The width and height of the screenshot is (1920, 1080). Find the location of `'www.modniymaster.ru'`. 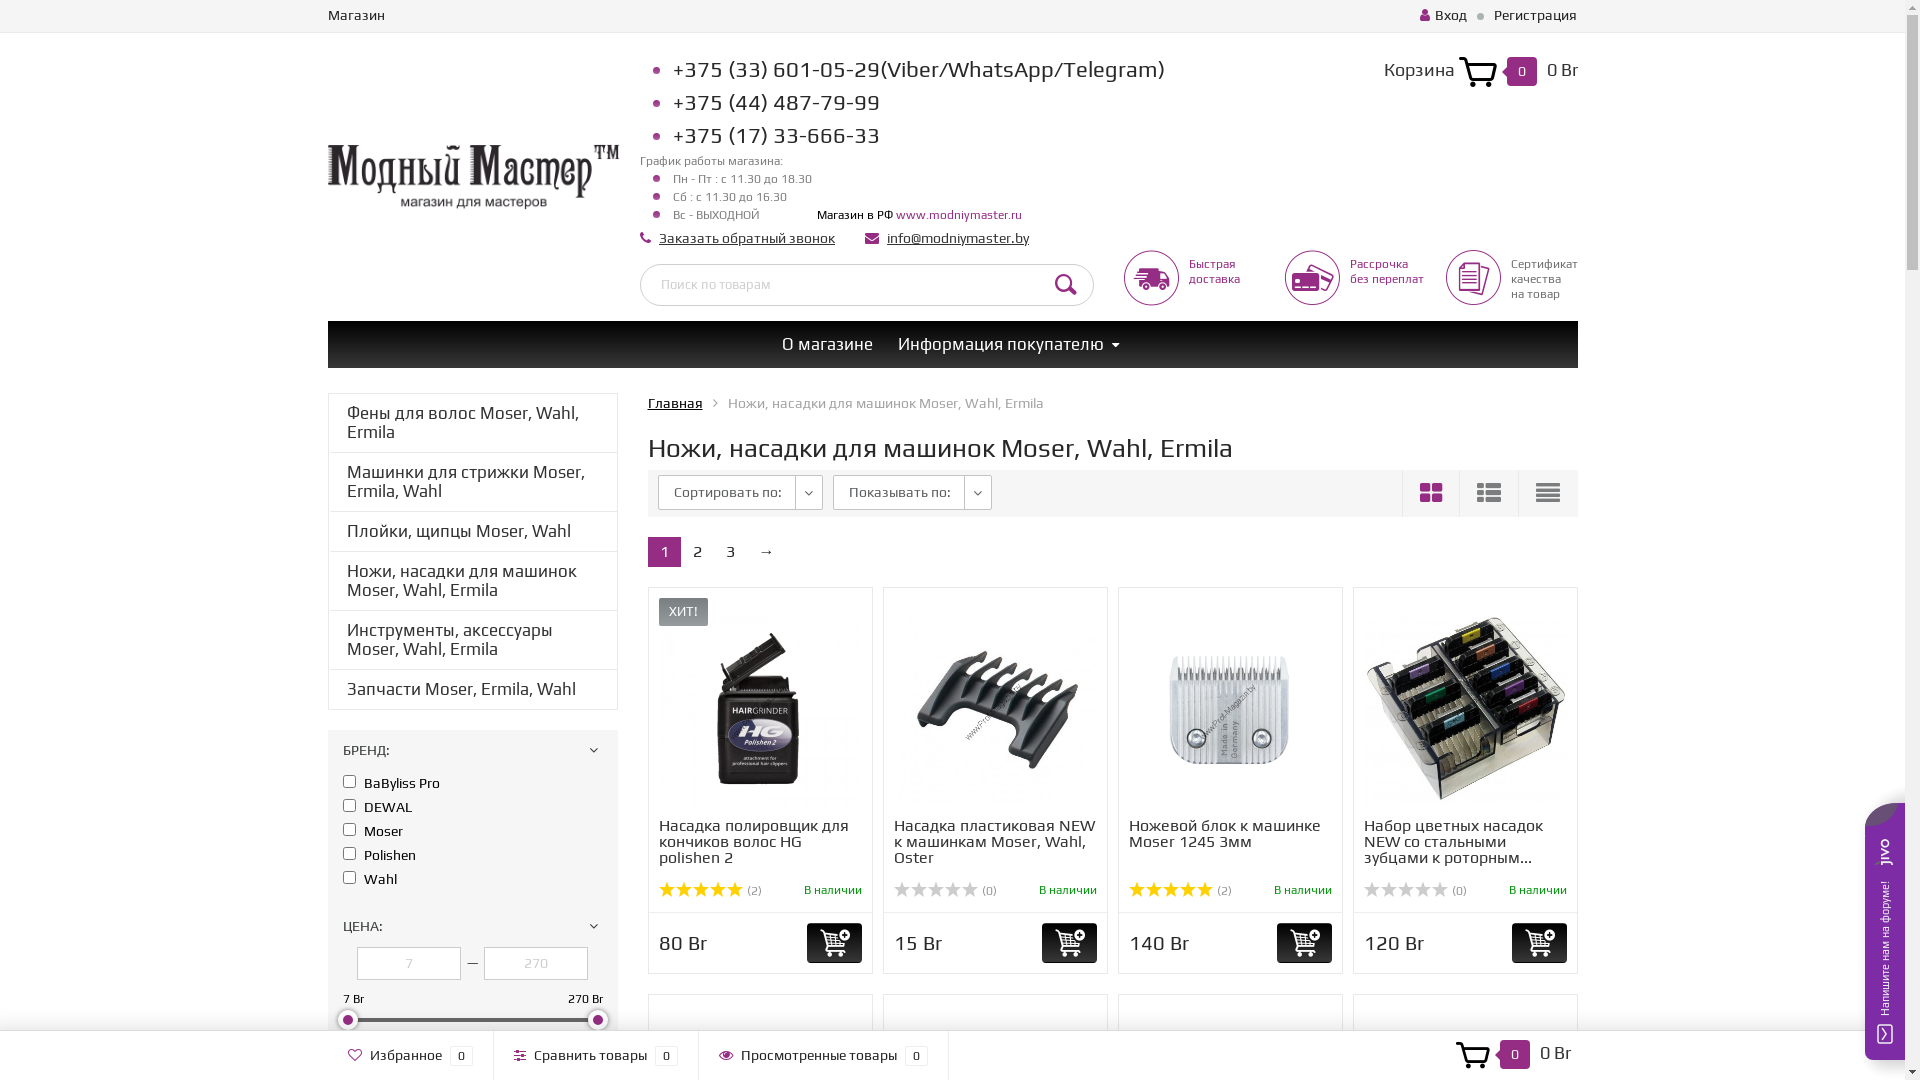

'www.modniymaster.ru' is located at coordinates (958, 215).